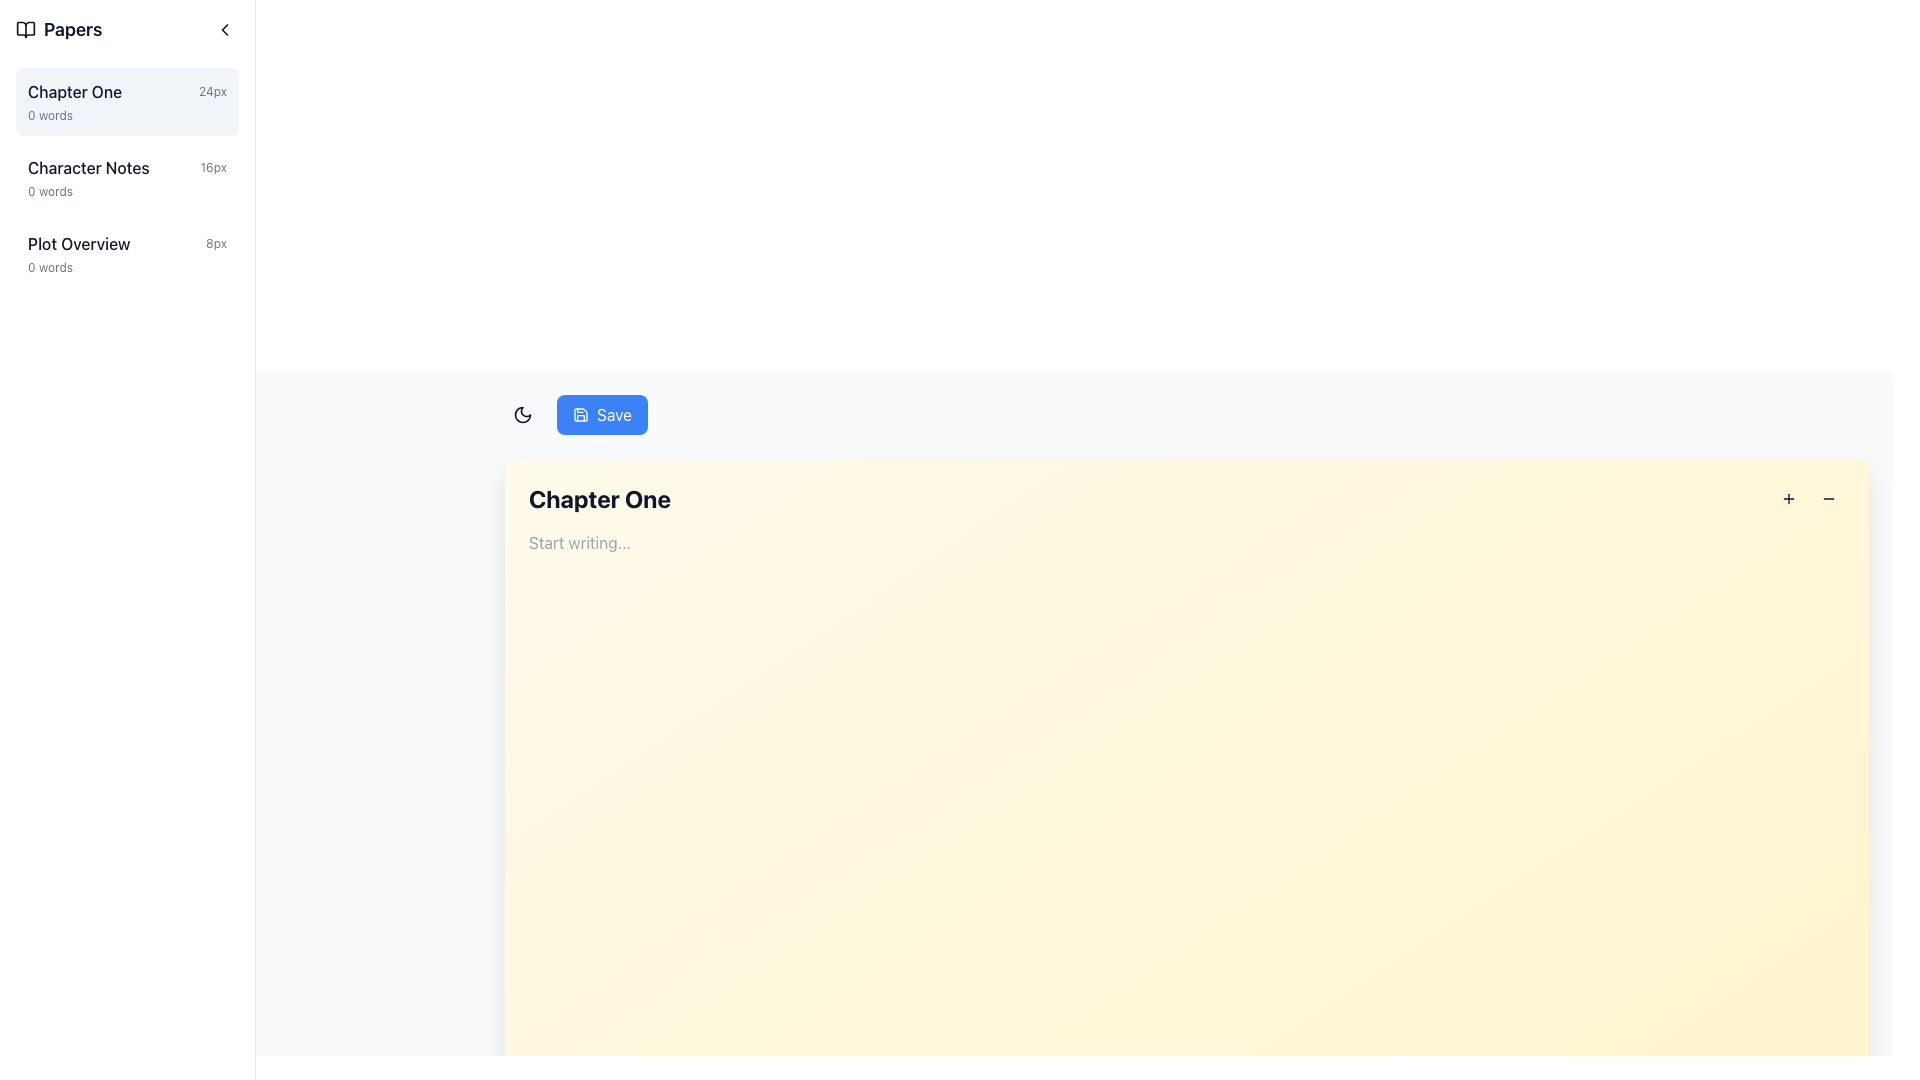  What do you see at coordinates (79, 242) in the screenshot?
I see `the text label displaying 'Plot Overview' located in the left sidebar navigation, positioned between 'Character Notes' and other similar elements` at bounding box center [79, 242].